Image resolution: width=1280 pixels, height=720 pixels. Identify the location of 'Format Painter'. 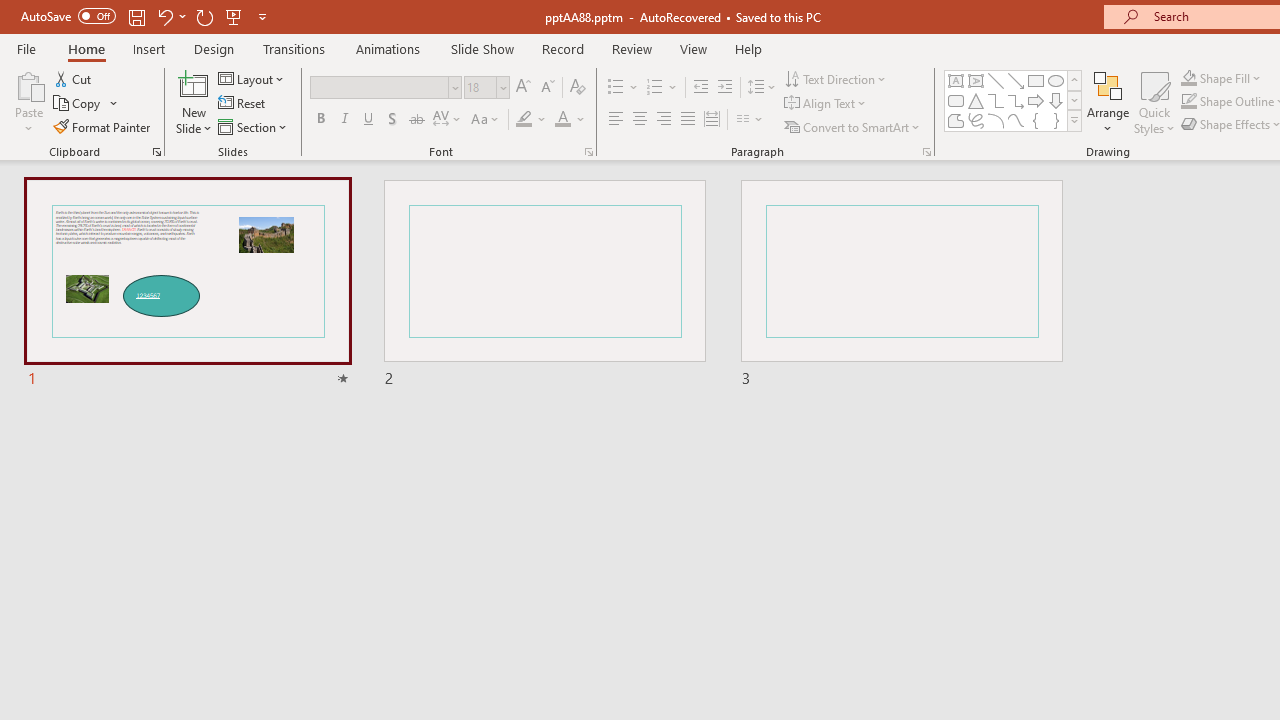
(102, 127).